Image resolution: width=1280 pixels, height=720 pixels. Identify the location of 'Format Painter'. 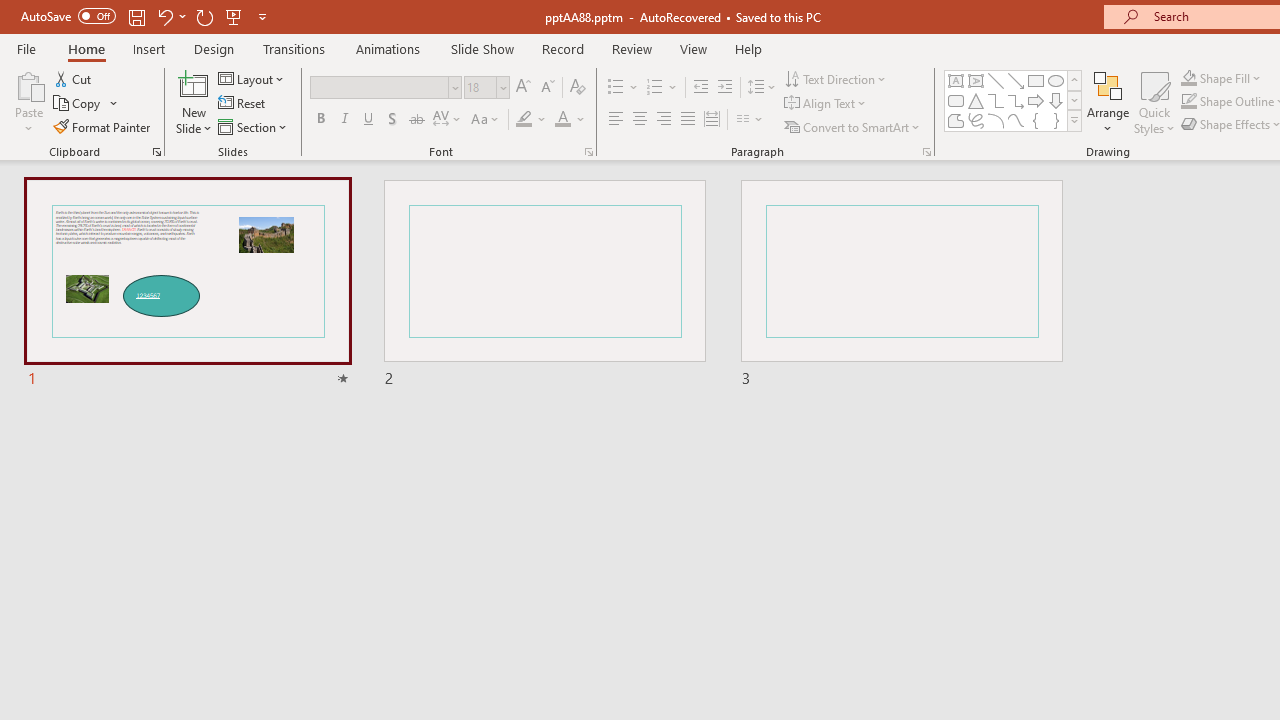
(102, 127).